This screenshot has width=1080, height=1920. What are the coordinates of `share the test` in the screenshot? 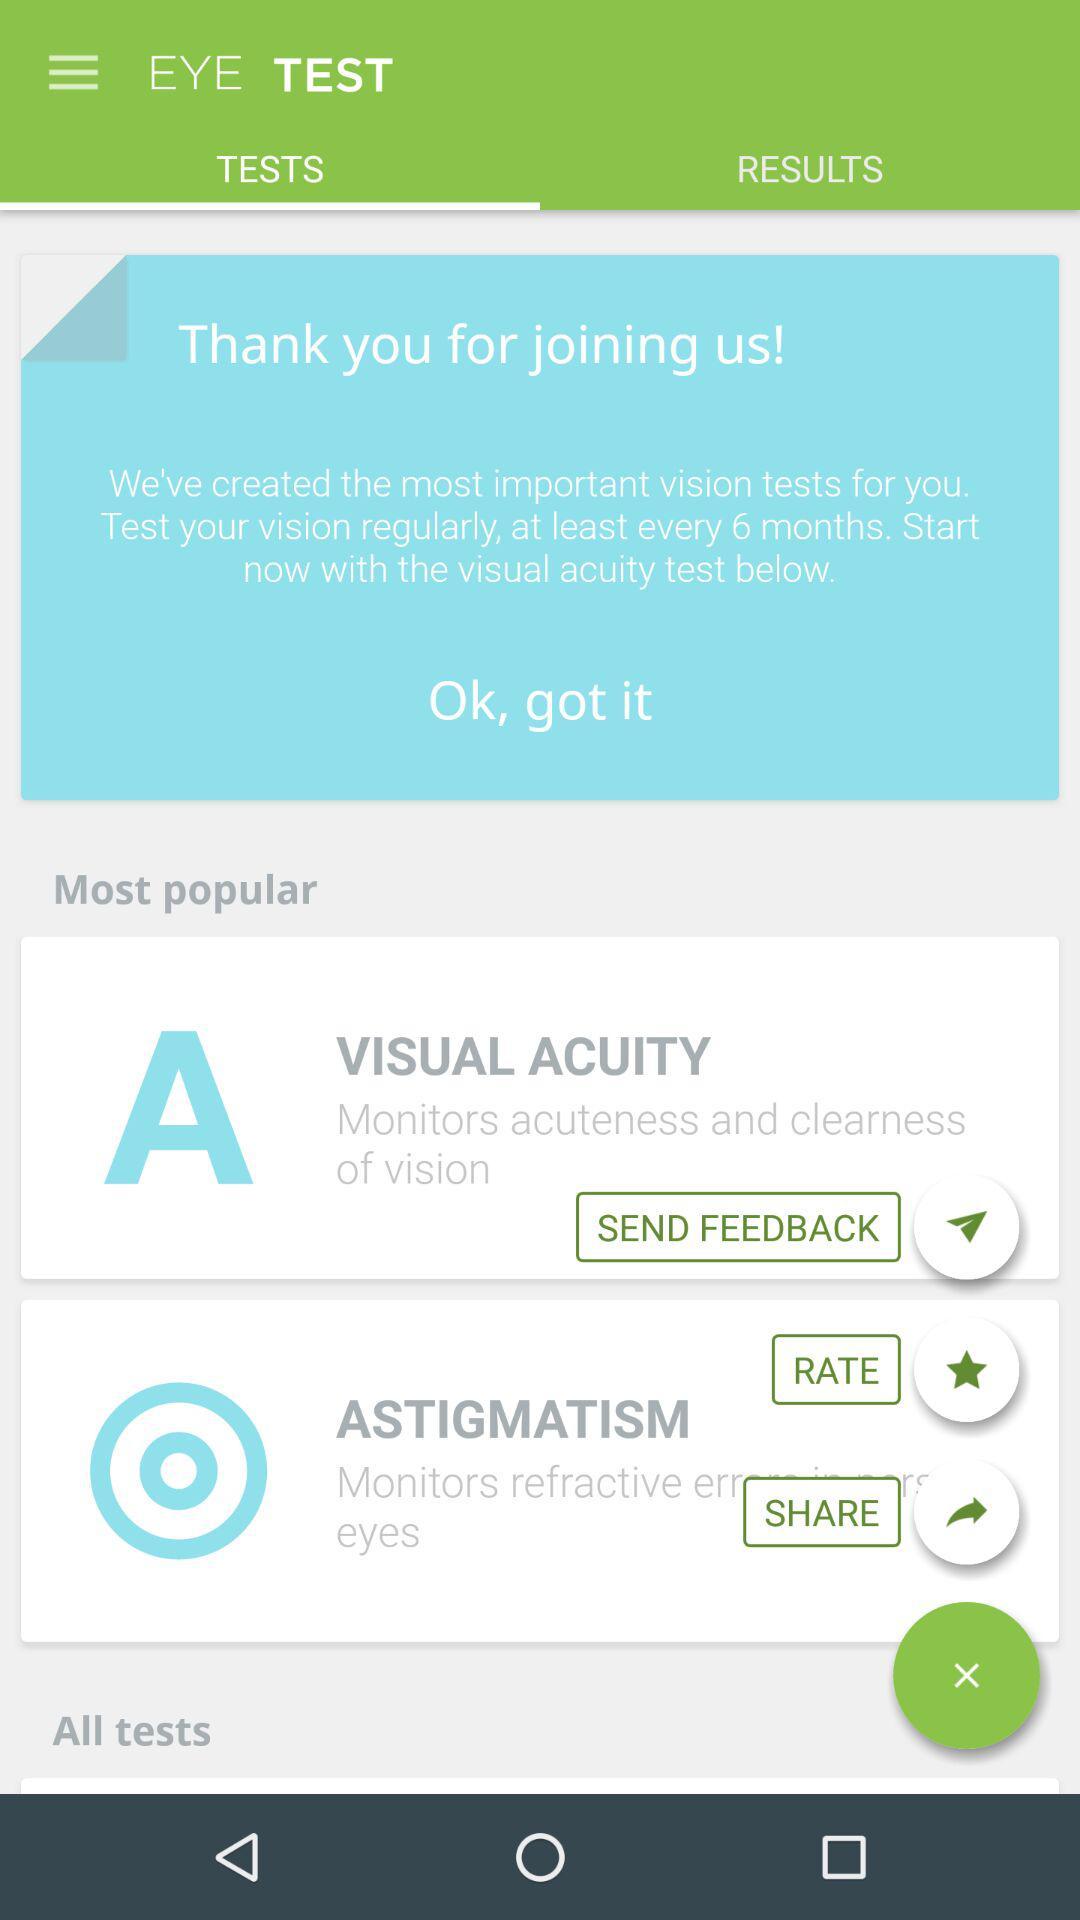 It's located at (965, 1512).